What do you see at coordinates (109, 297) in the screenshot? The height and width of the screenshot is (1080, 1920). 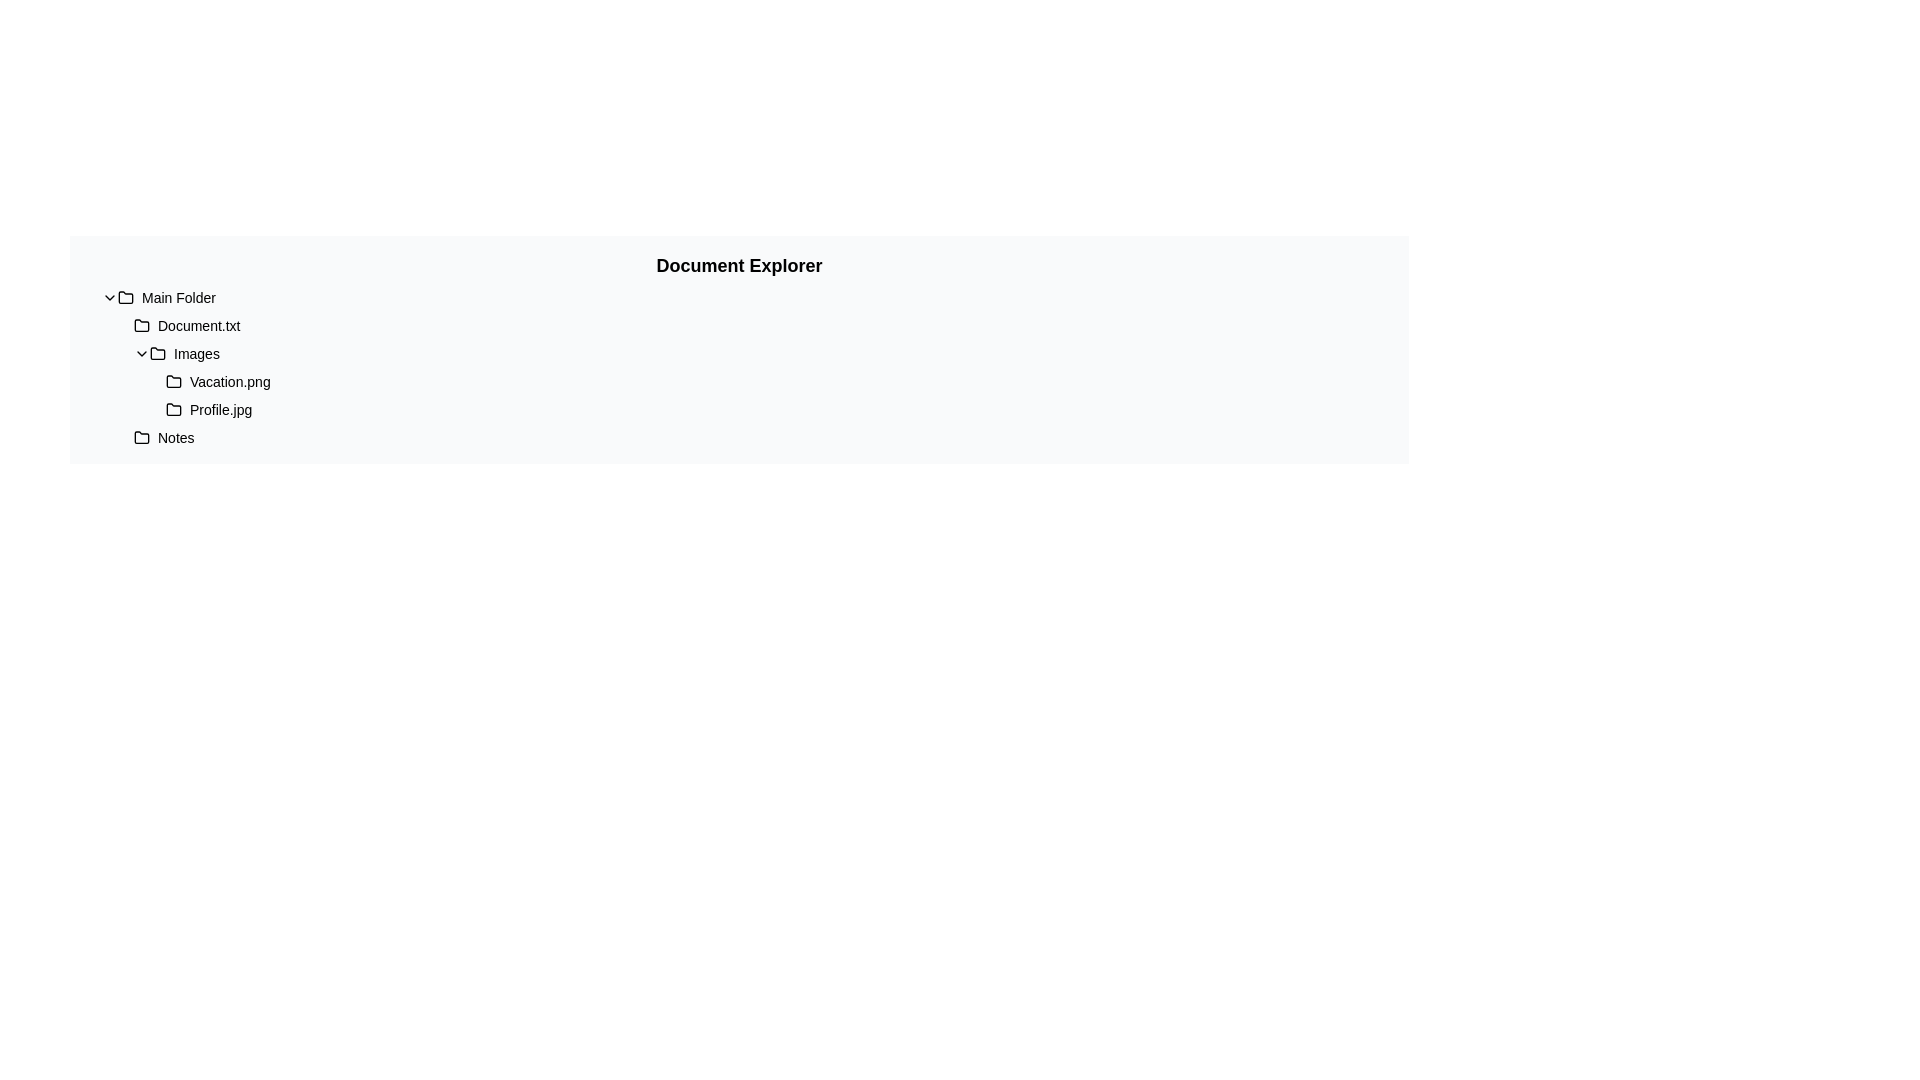 I see `the toggle icon that expands or collapses the viewable contents of the 'Main Folder', located before the folder icon and the text 'Main Folder'` at bounding box center [109, 297].